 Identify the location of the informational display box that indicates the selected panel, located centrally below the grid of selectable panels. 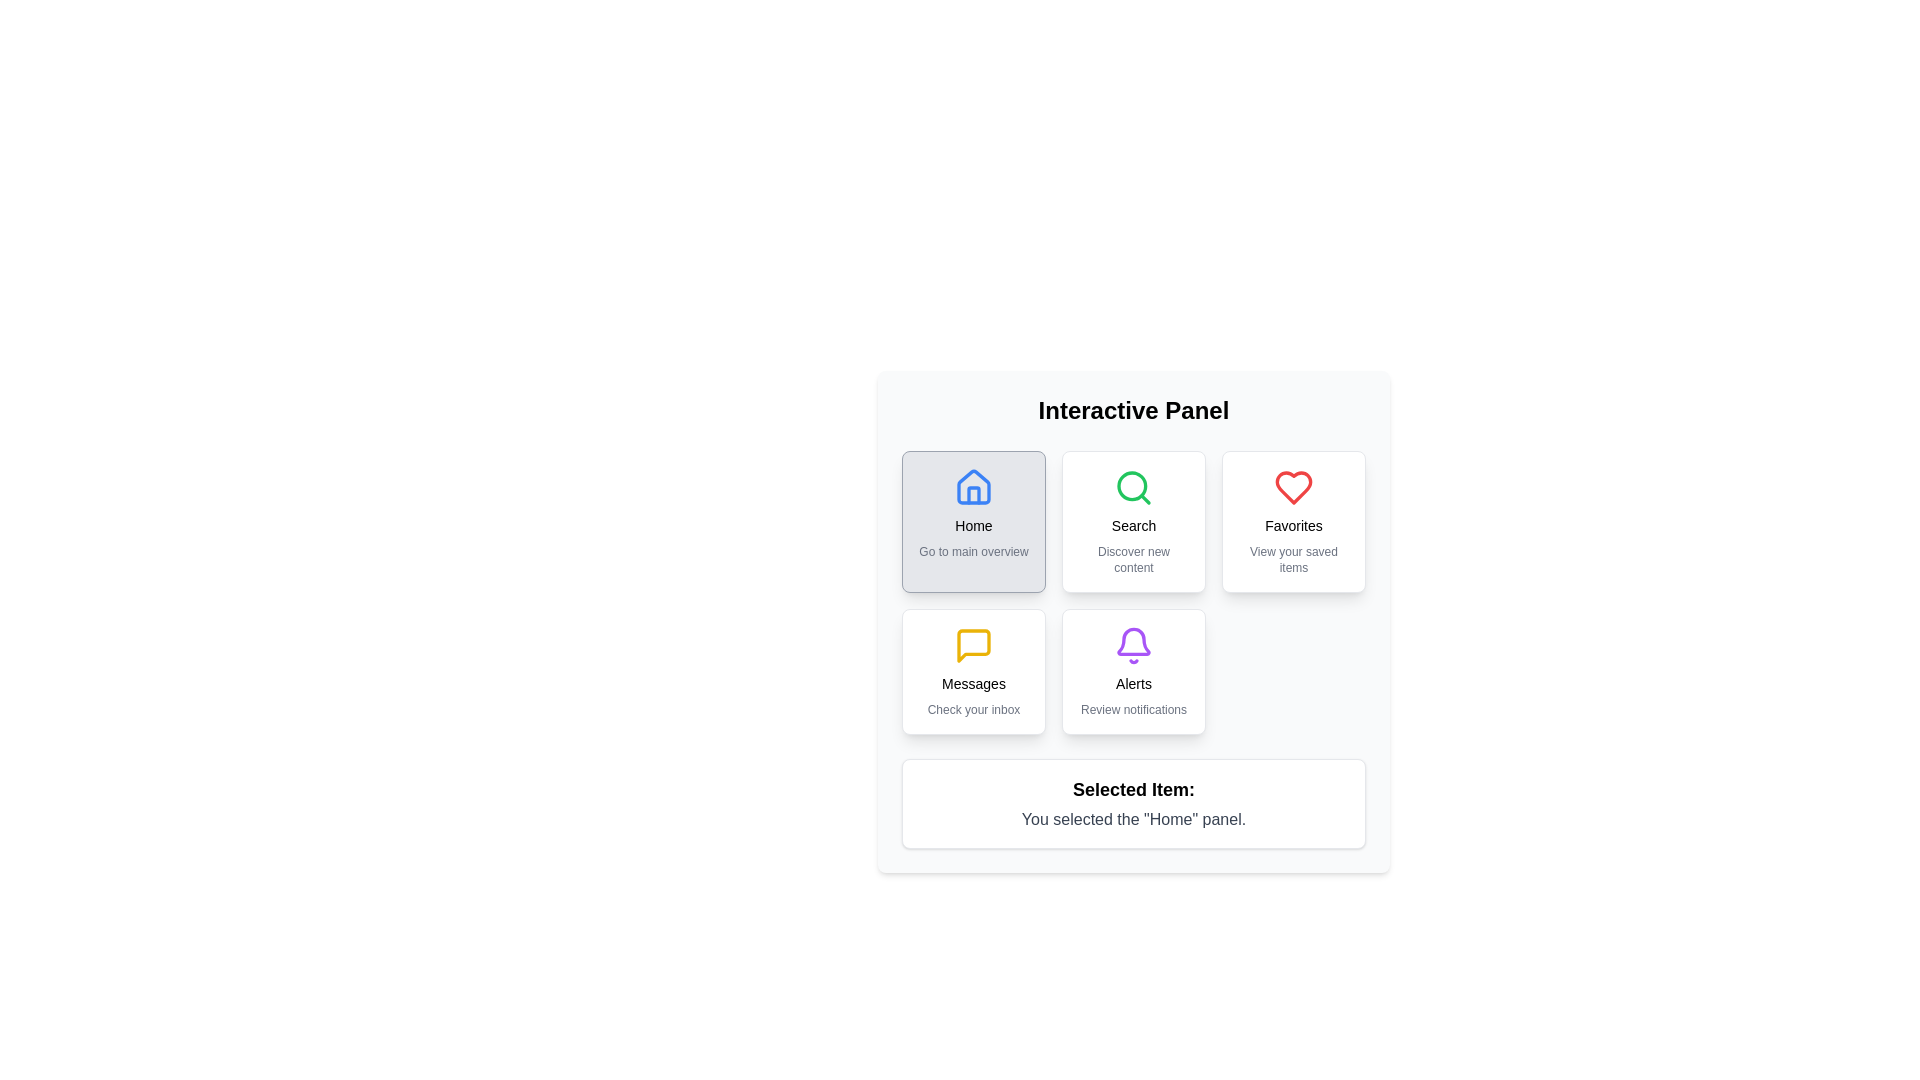
(1133, 802).